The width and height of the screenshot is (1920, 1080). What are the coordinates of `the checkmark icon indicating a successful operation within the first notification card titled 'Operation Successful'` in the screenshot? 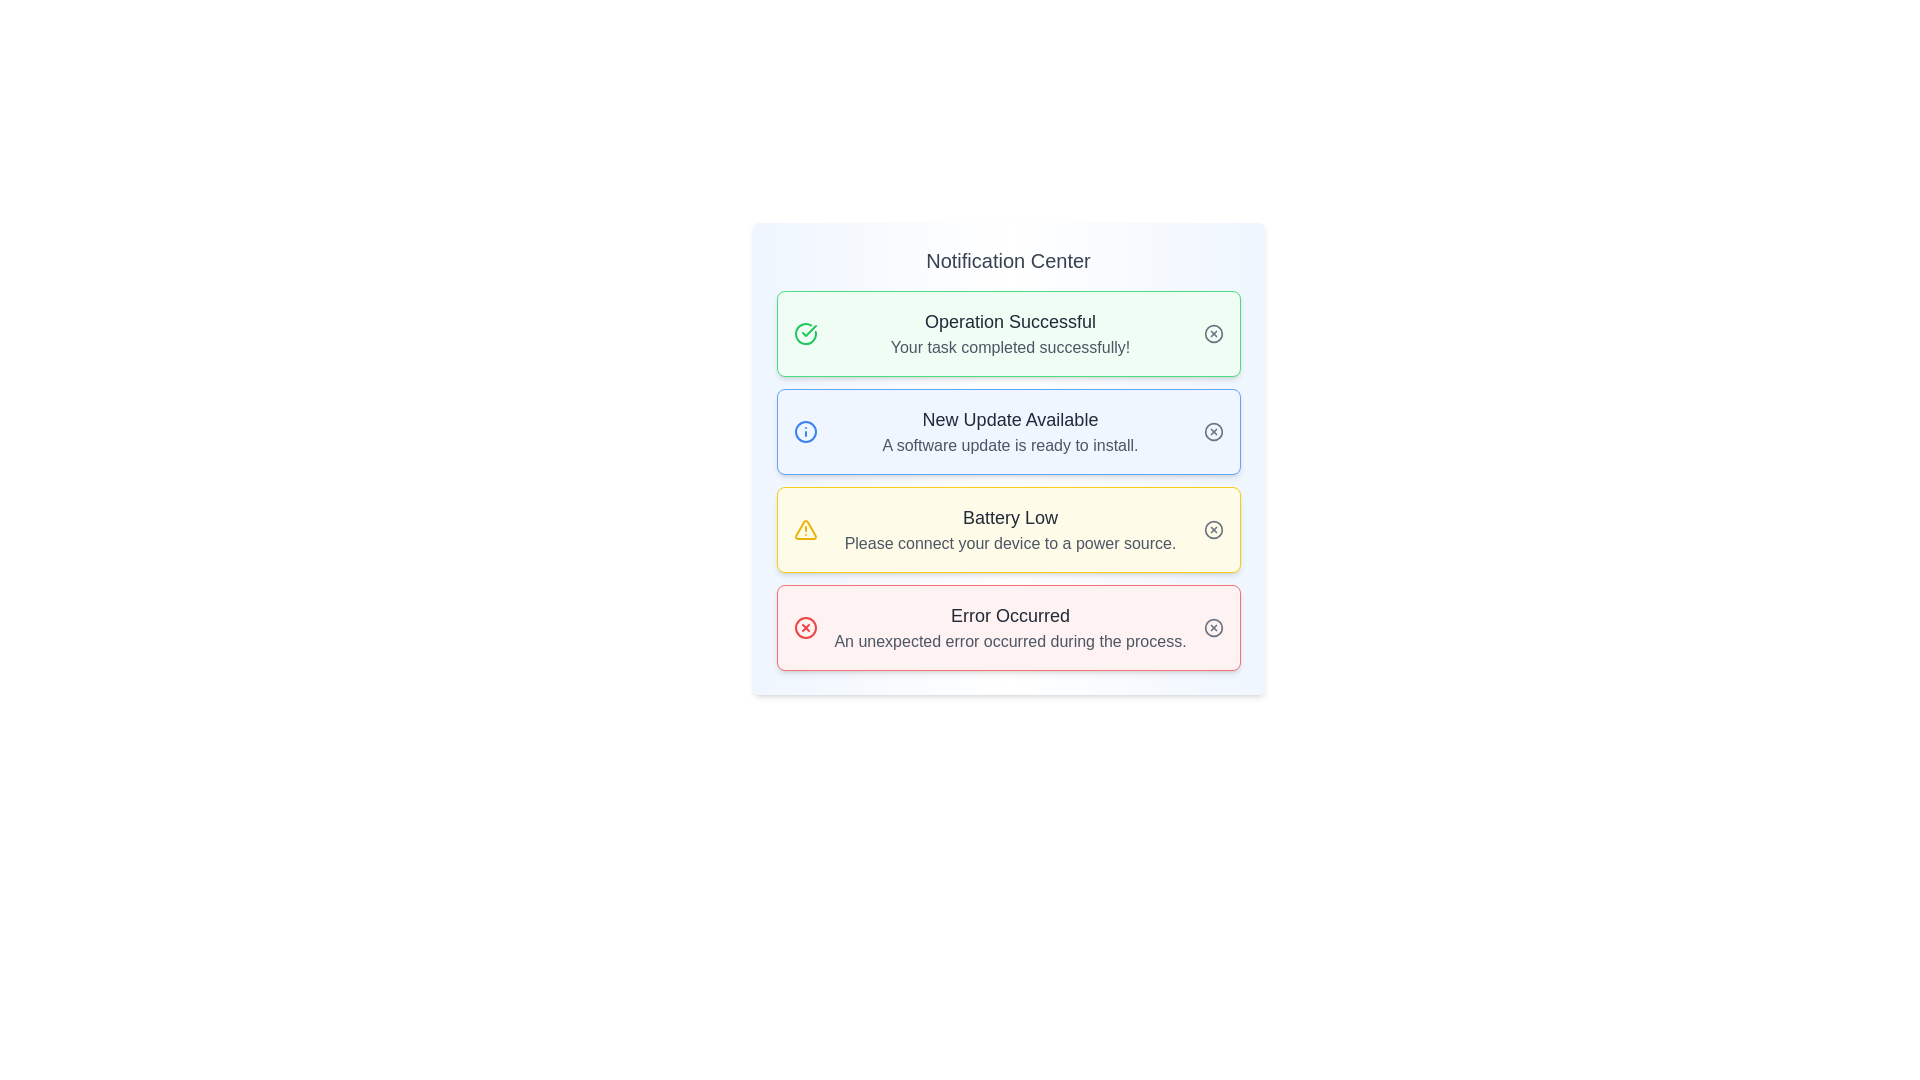 It's located at (809, 330).